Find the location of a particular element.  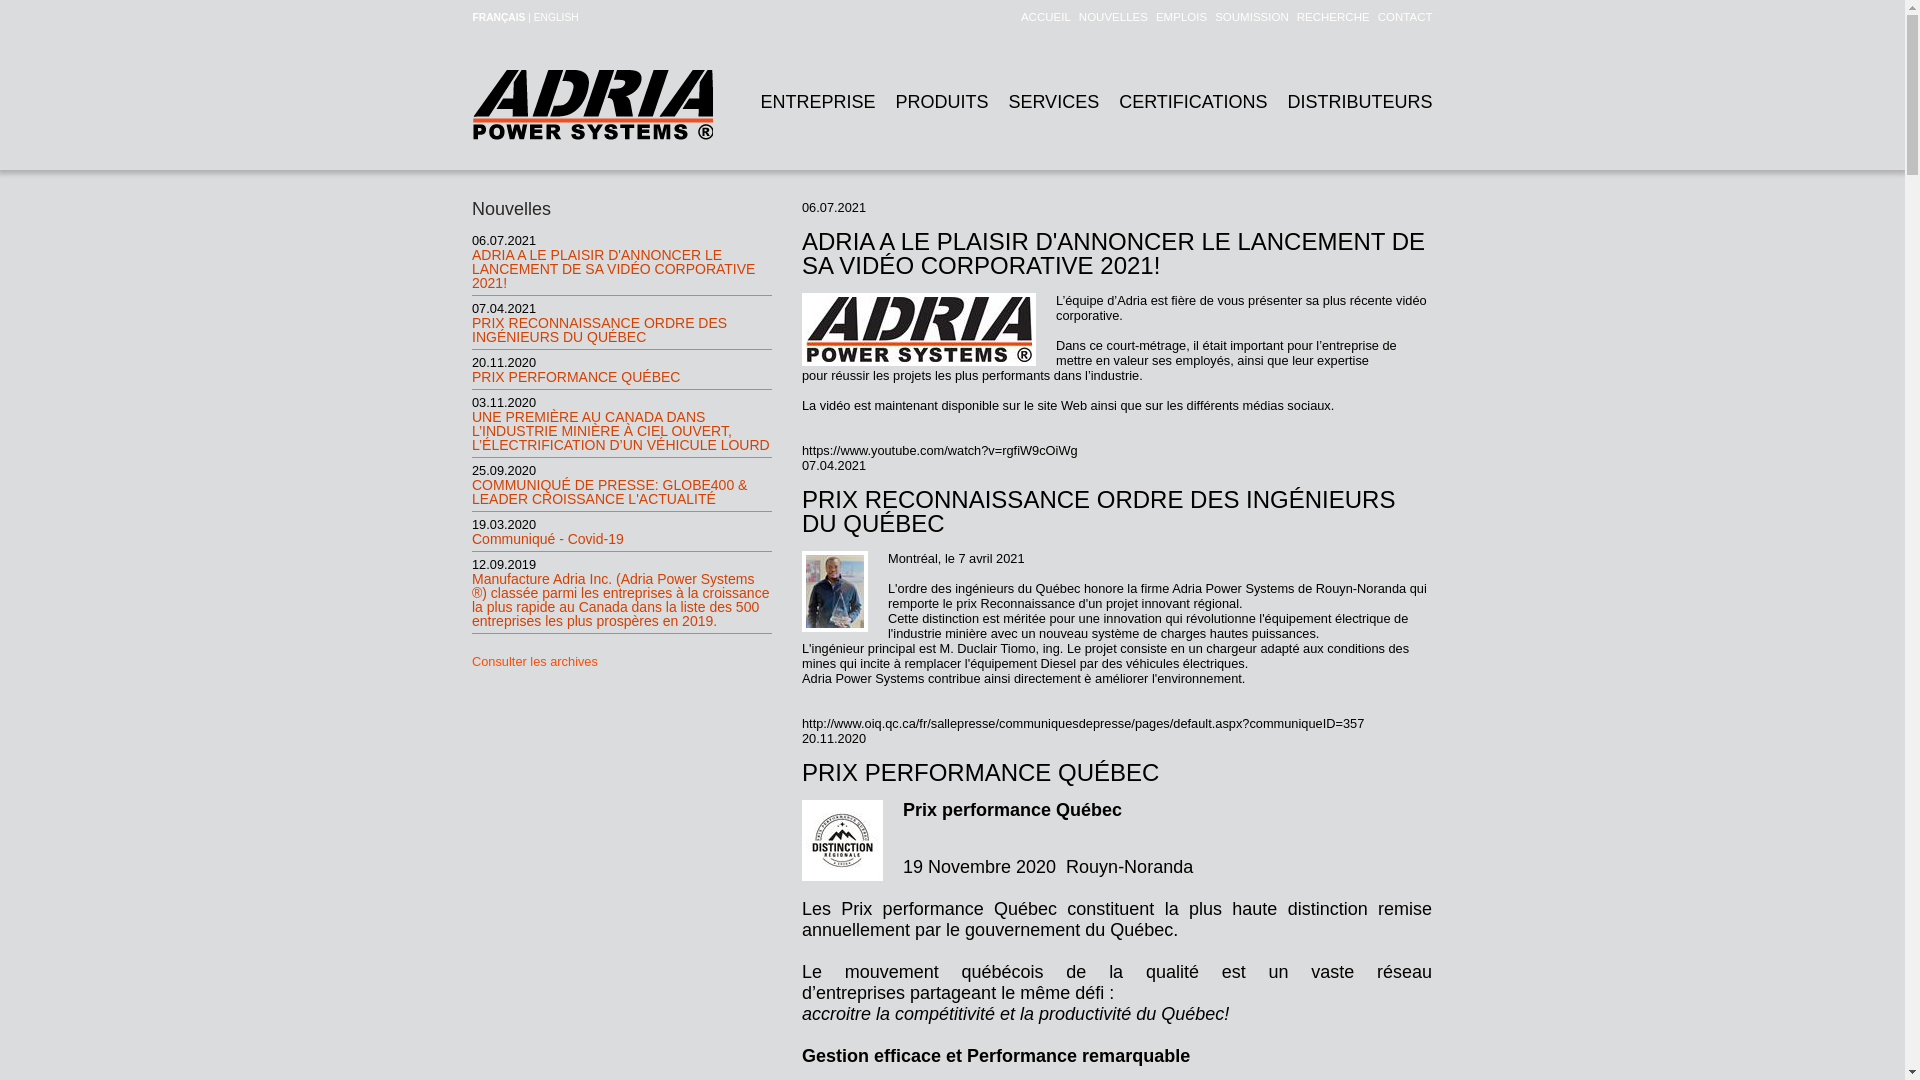

'ENGLISH' is located at coordinates (556, 17).